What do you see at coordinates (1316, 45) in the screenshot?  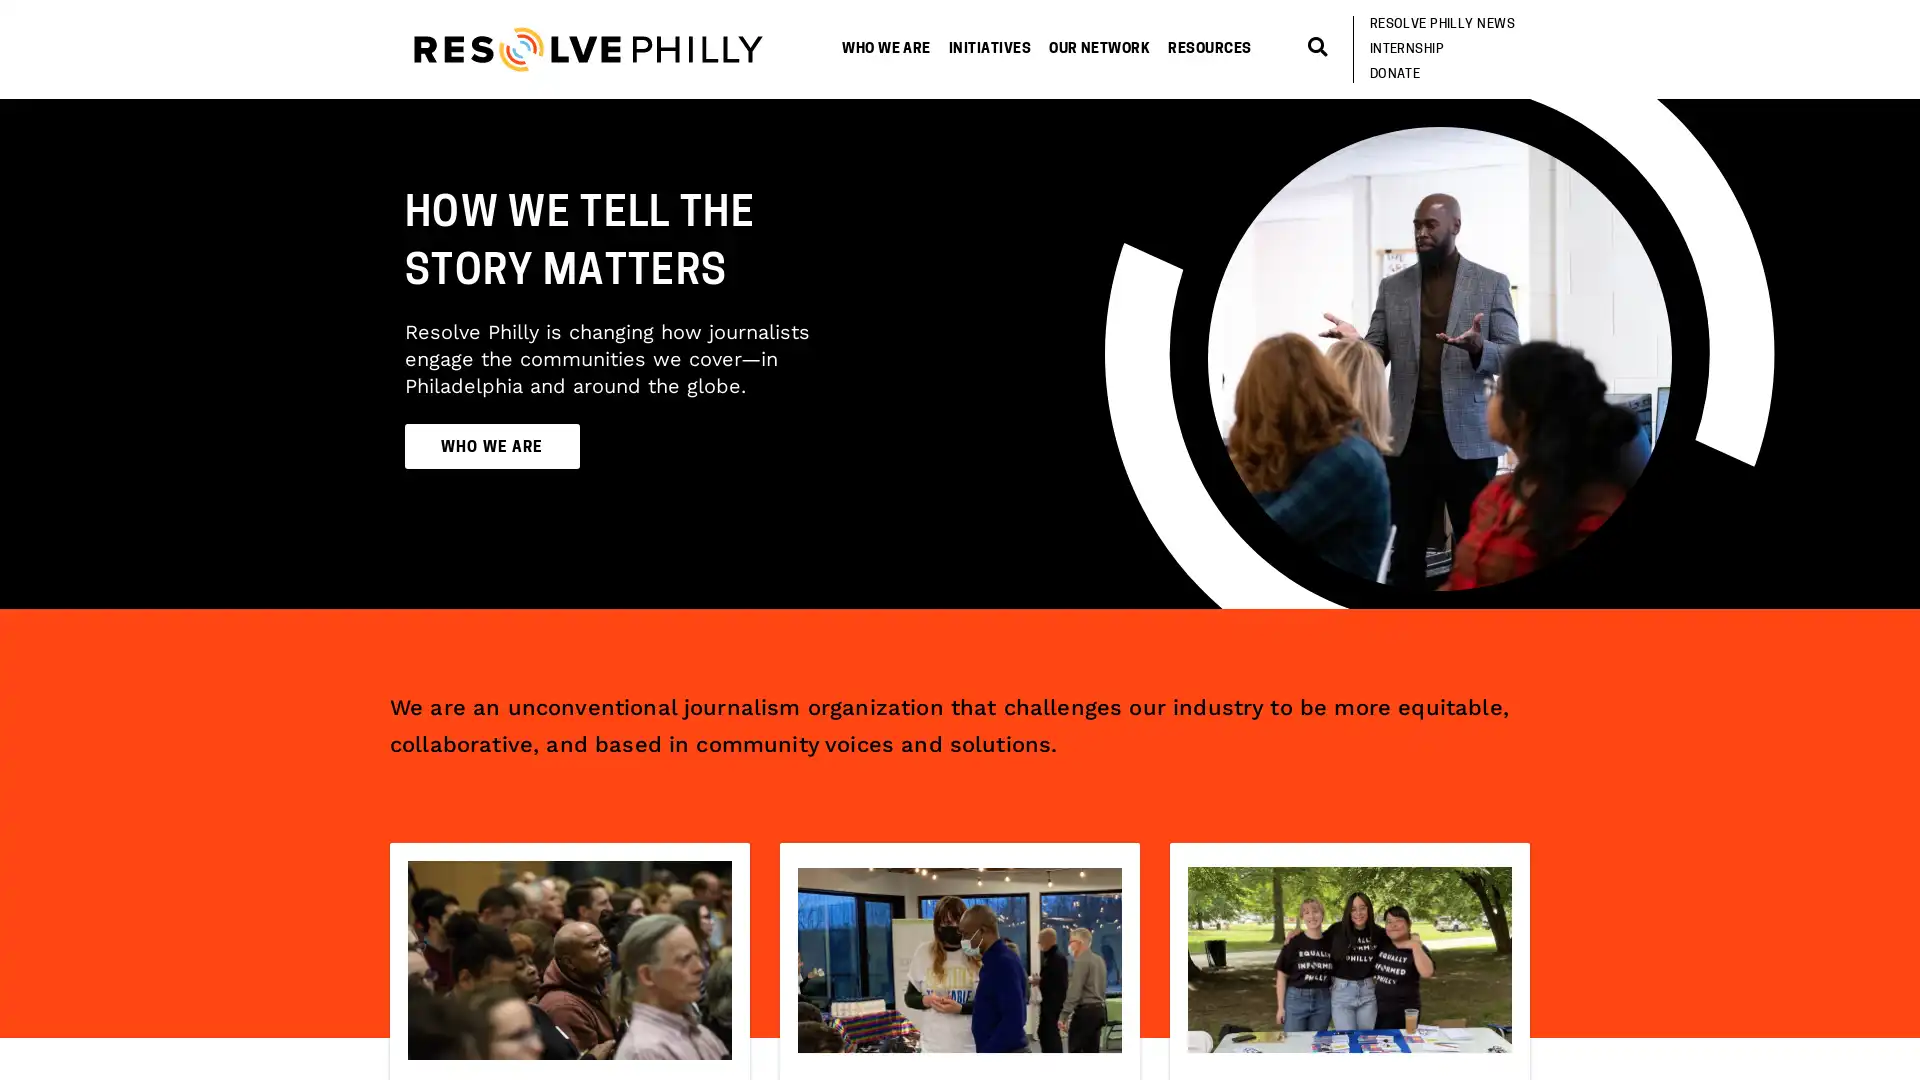 I see `Toggle search` at bounding box center [1316, 45].